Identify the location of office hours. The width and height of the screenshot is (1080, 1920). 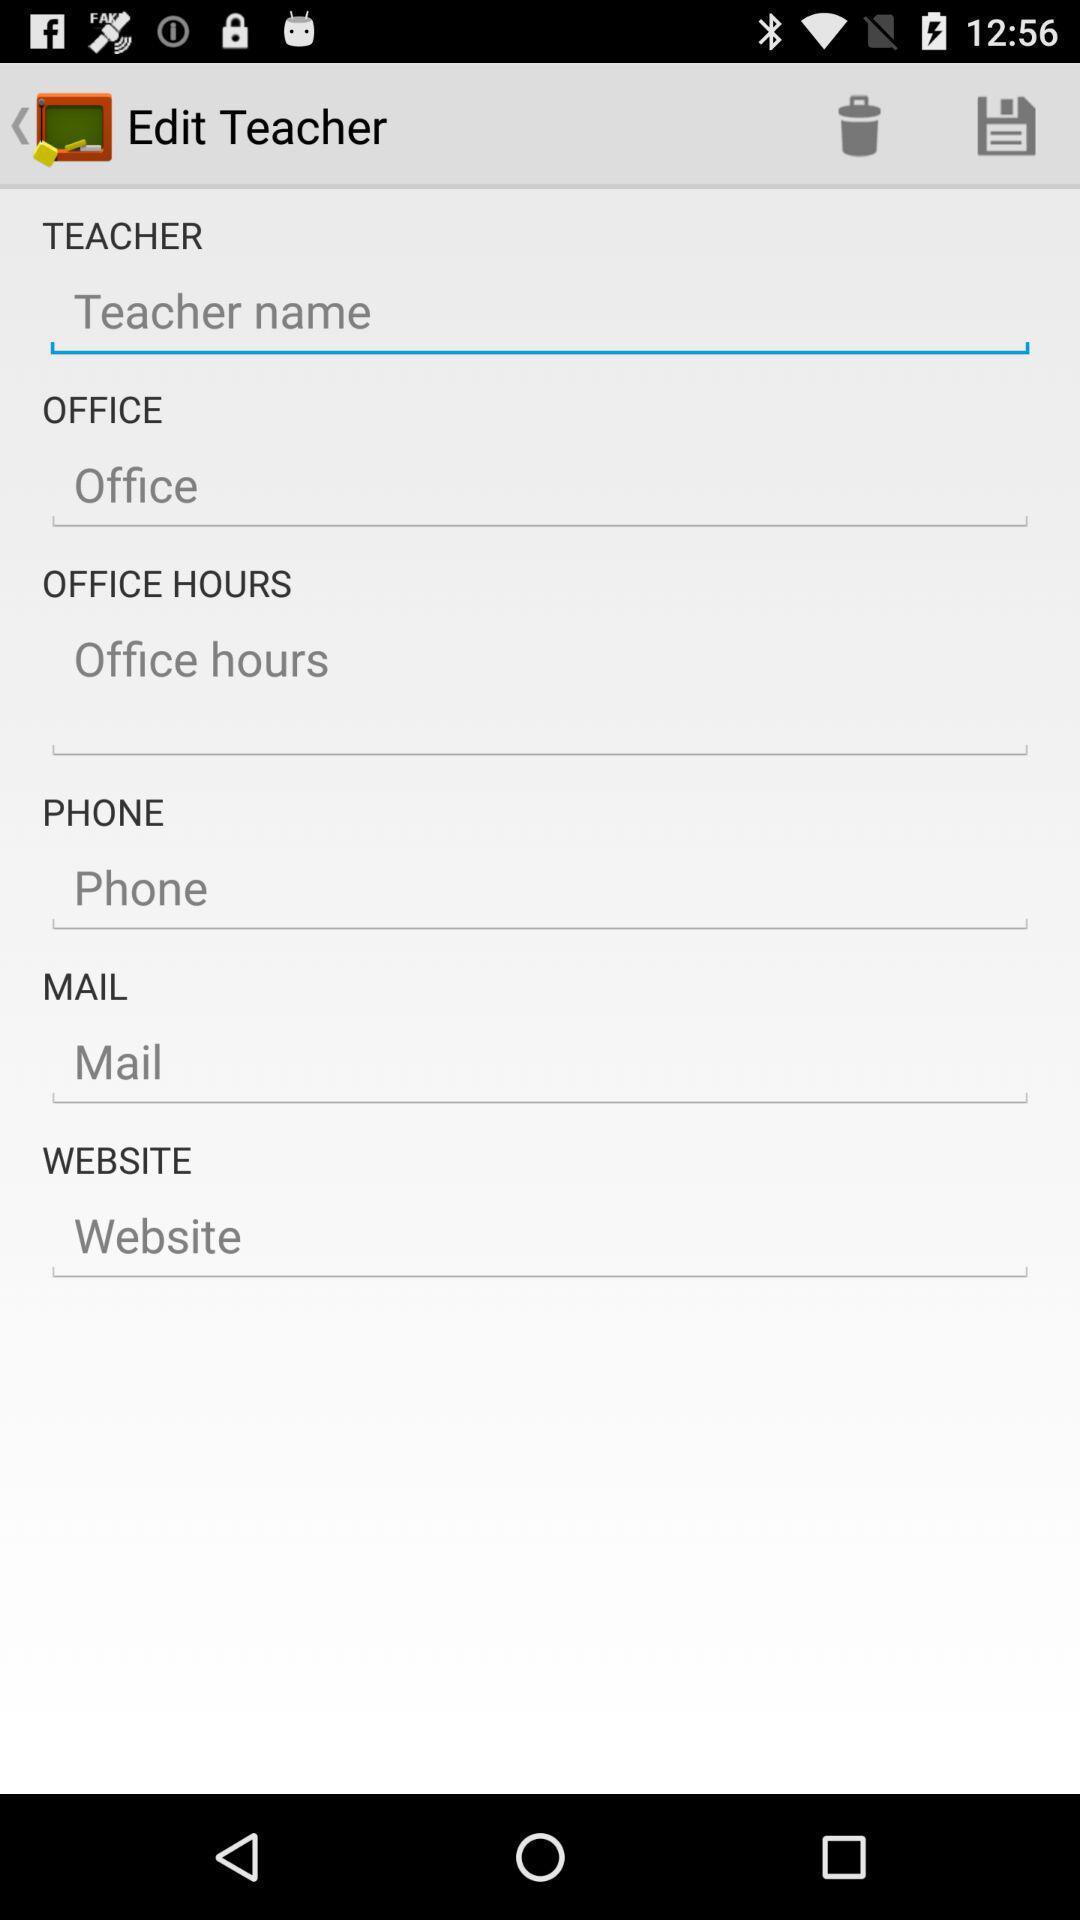
(540, 686).